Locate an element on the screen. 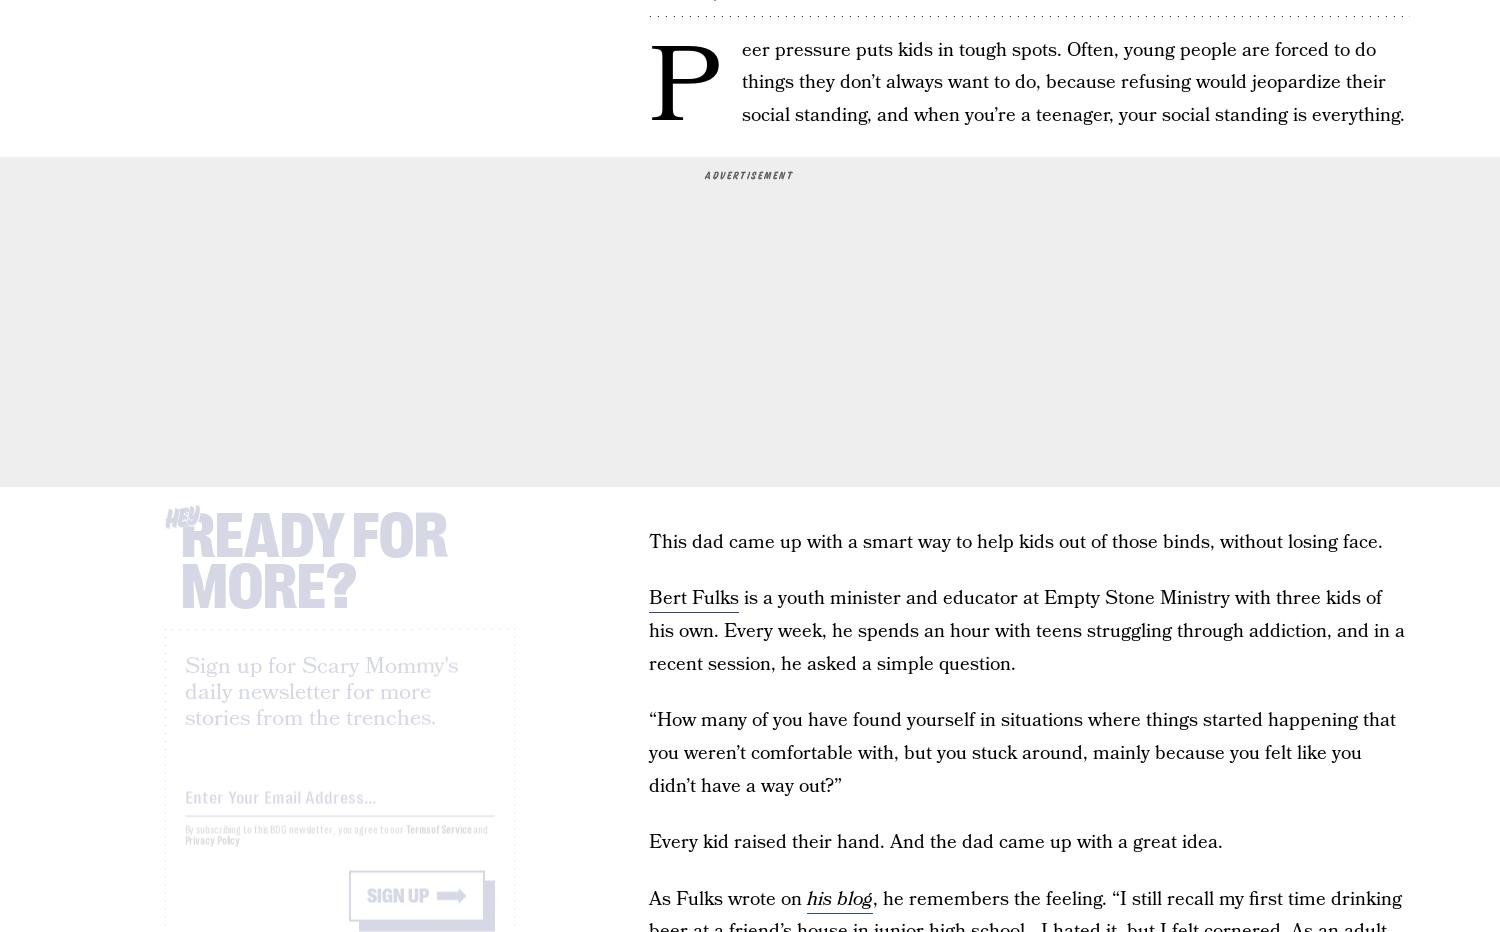  'is a youth minister and educator at Empty Stone Ministry with three kids of his own. Every week, he spends an hour with teens struggling through addiction, and in a recent session, he asked a simple question.' is located at coordinates (1027, 629).